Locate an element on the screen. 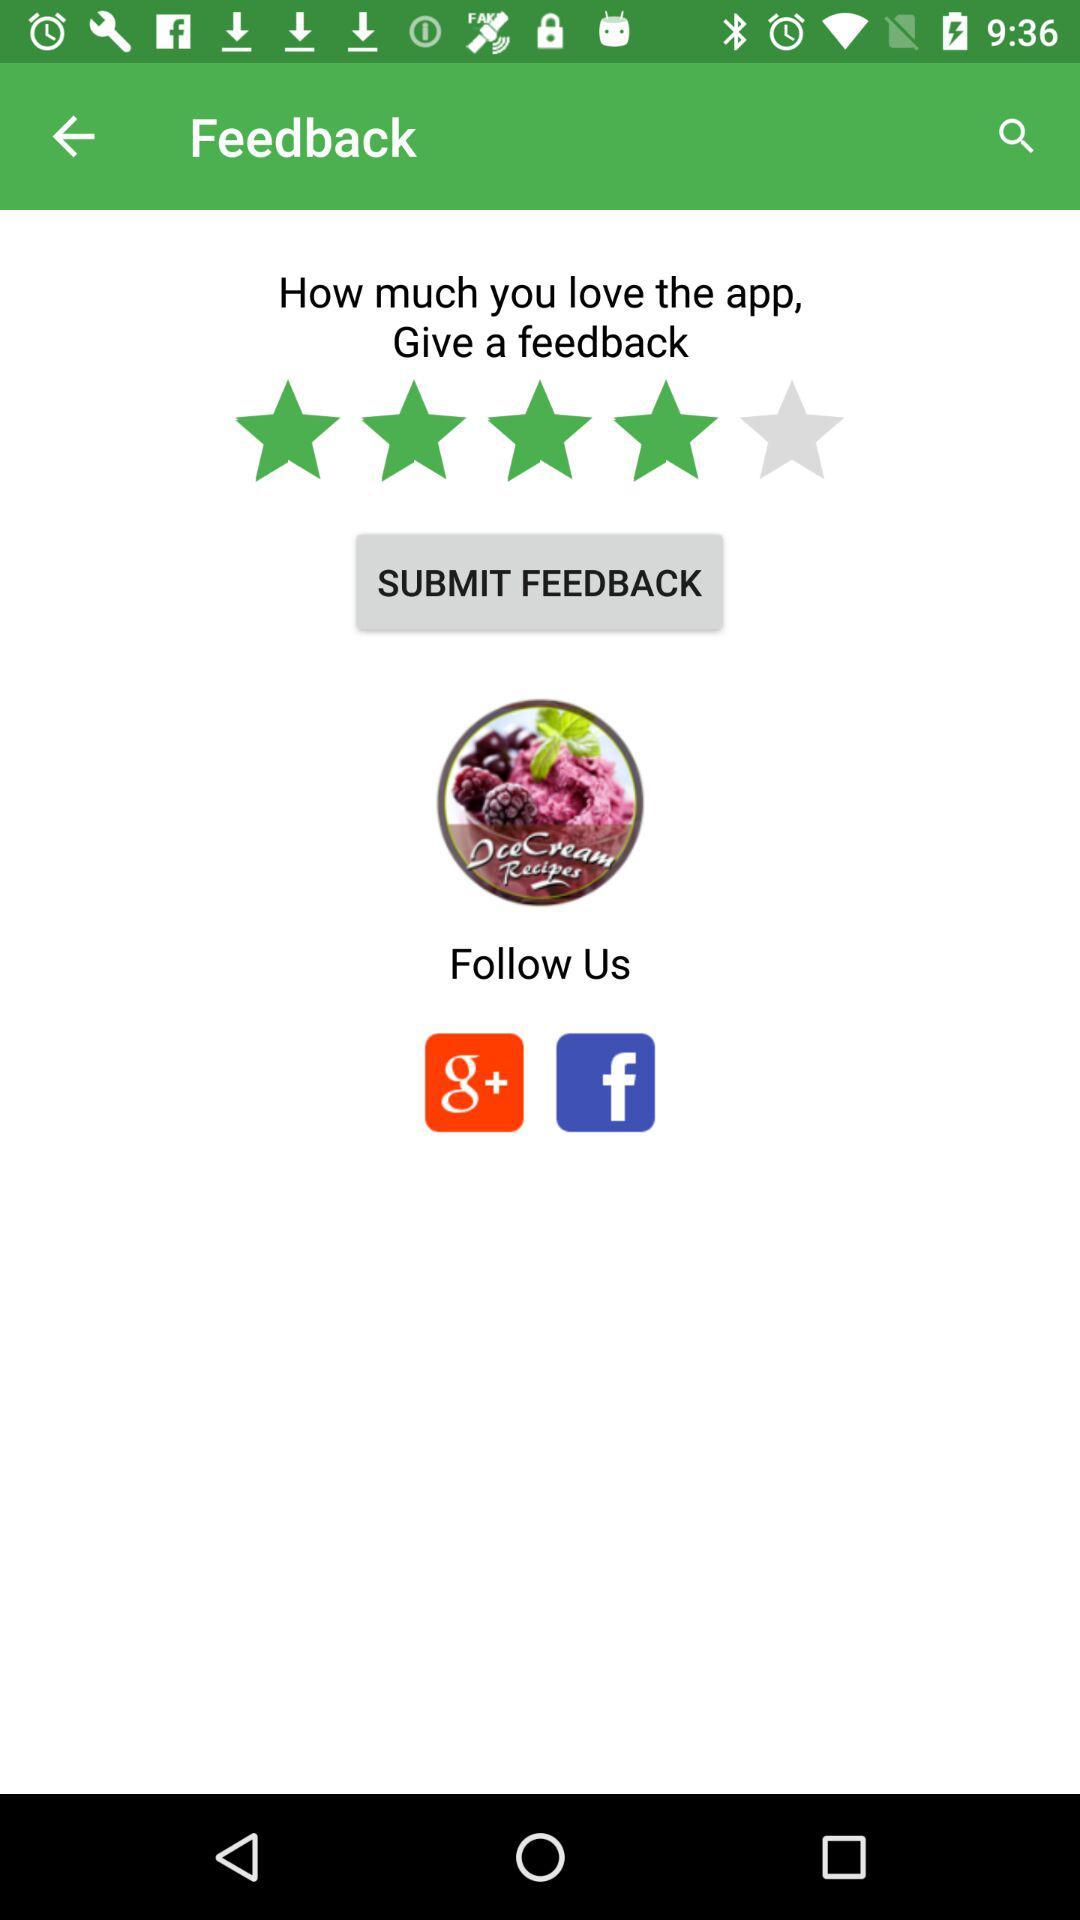  the facebook icon is located at coordinates (604, 1081).